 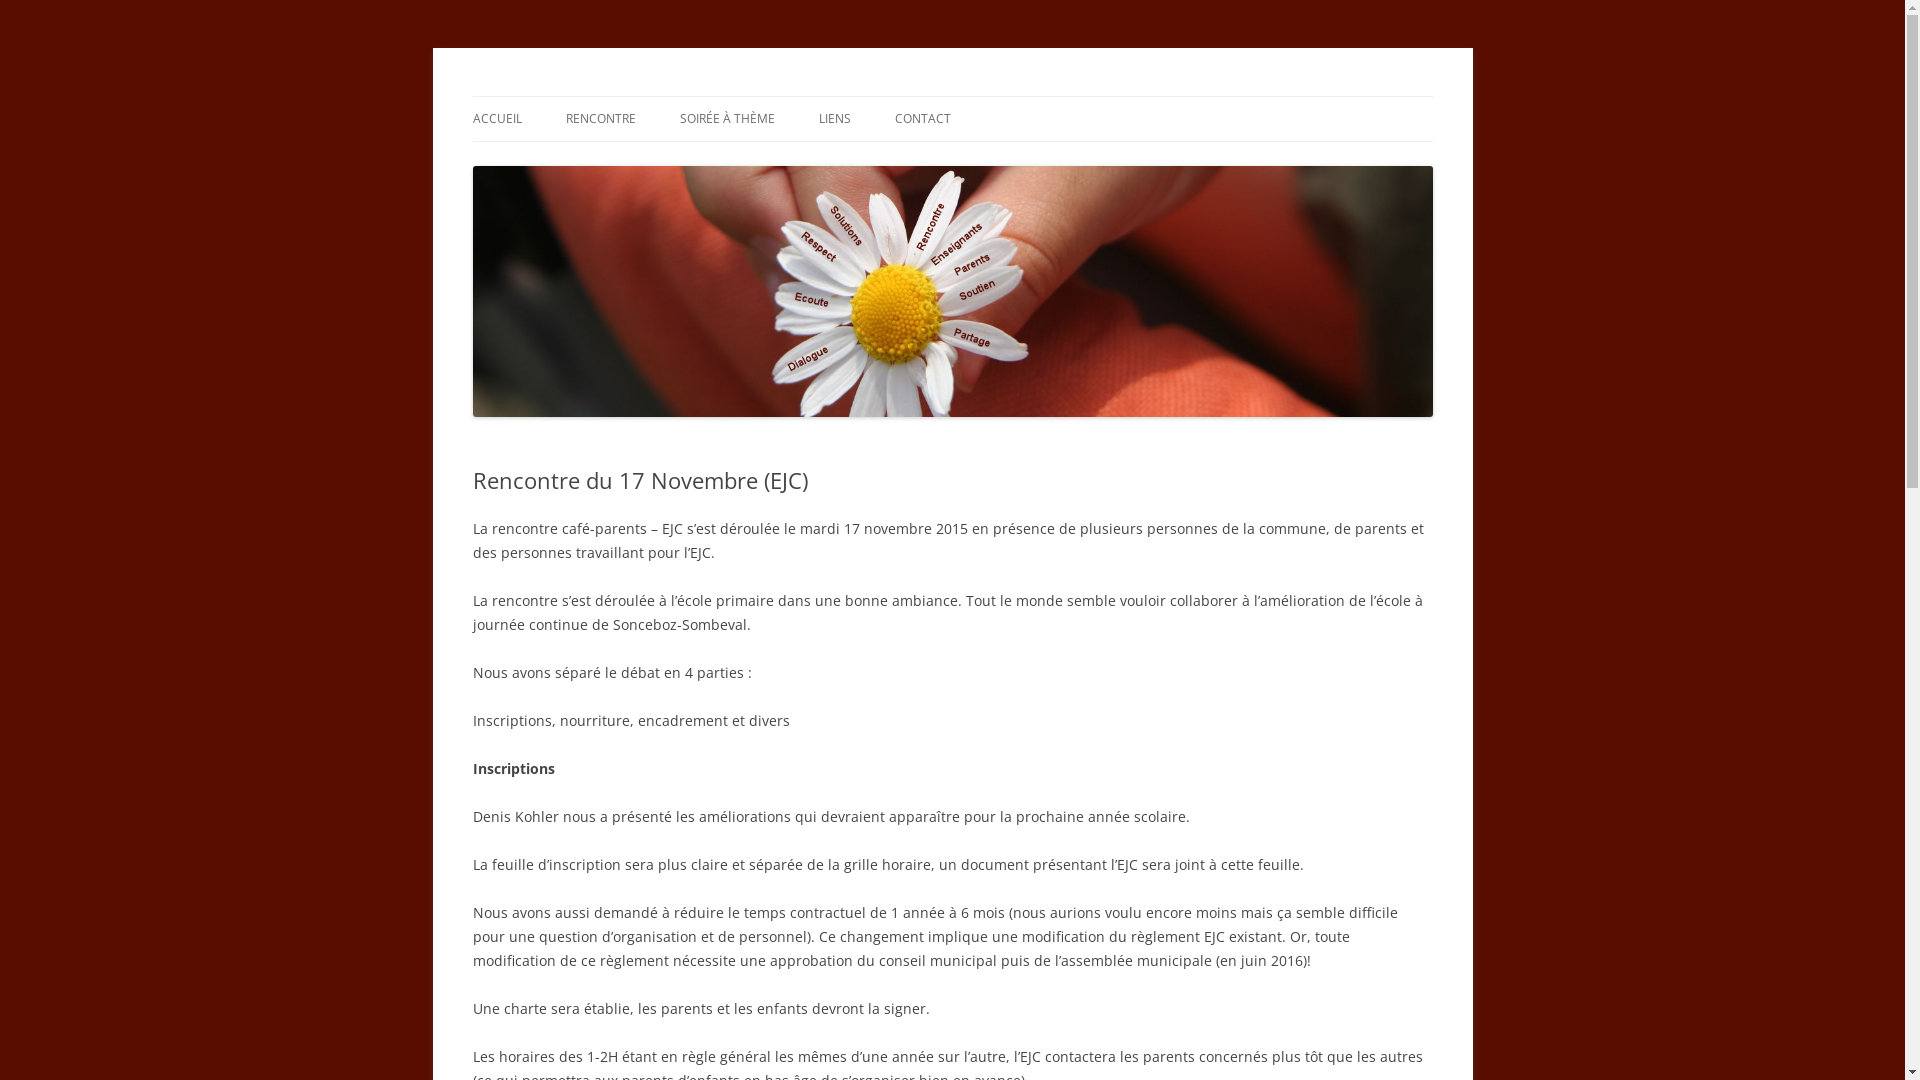 I want to click on 'ACCUEIL', so click(x=496, y=119).